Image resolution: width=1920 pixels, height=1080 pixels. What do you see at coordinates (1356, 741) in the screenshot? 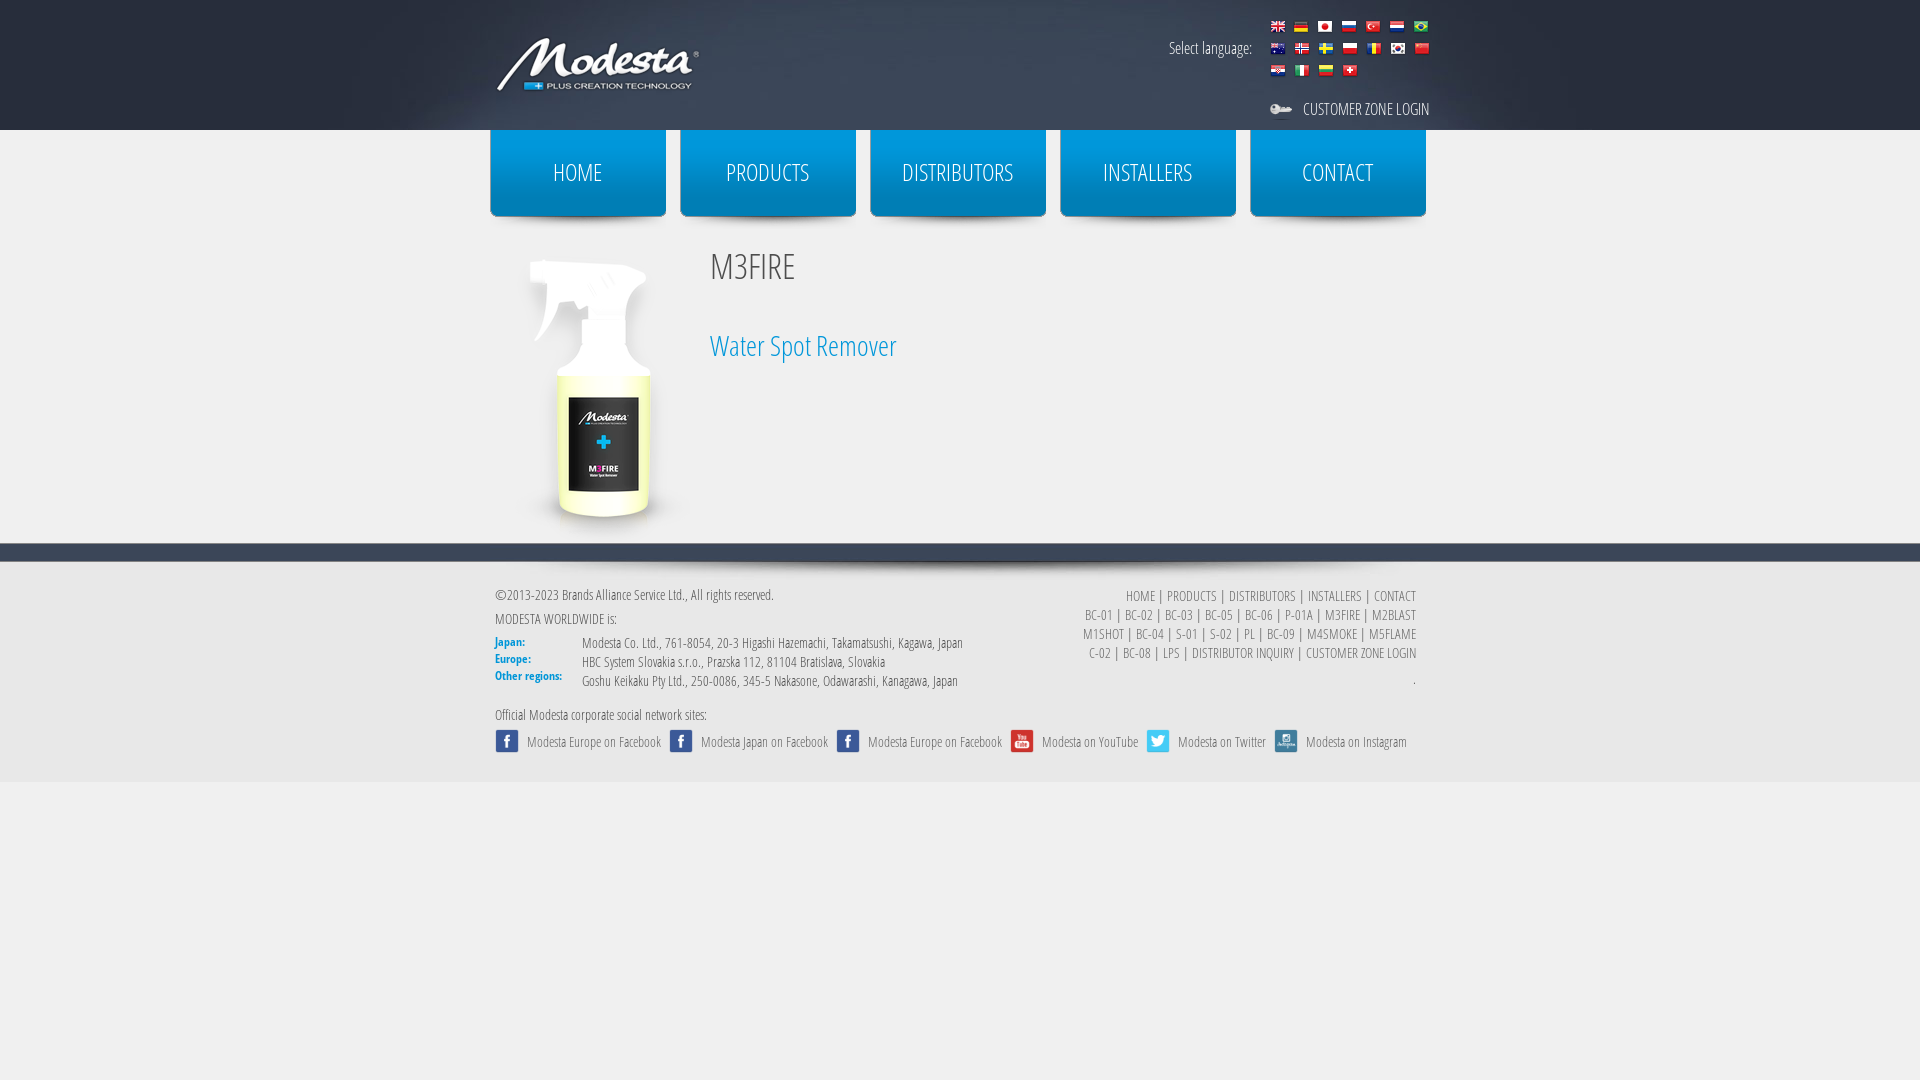
I see `'Modesta on Instagram'` at bounding box center [1356, 741].